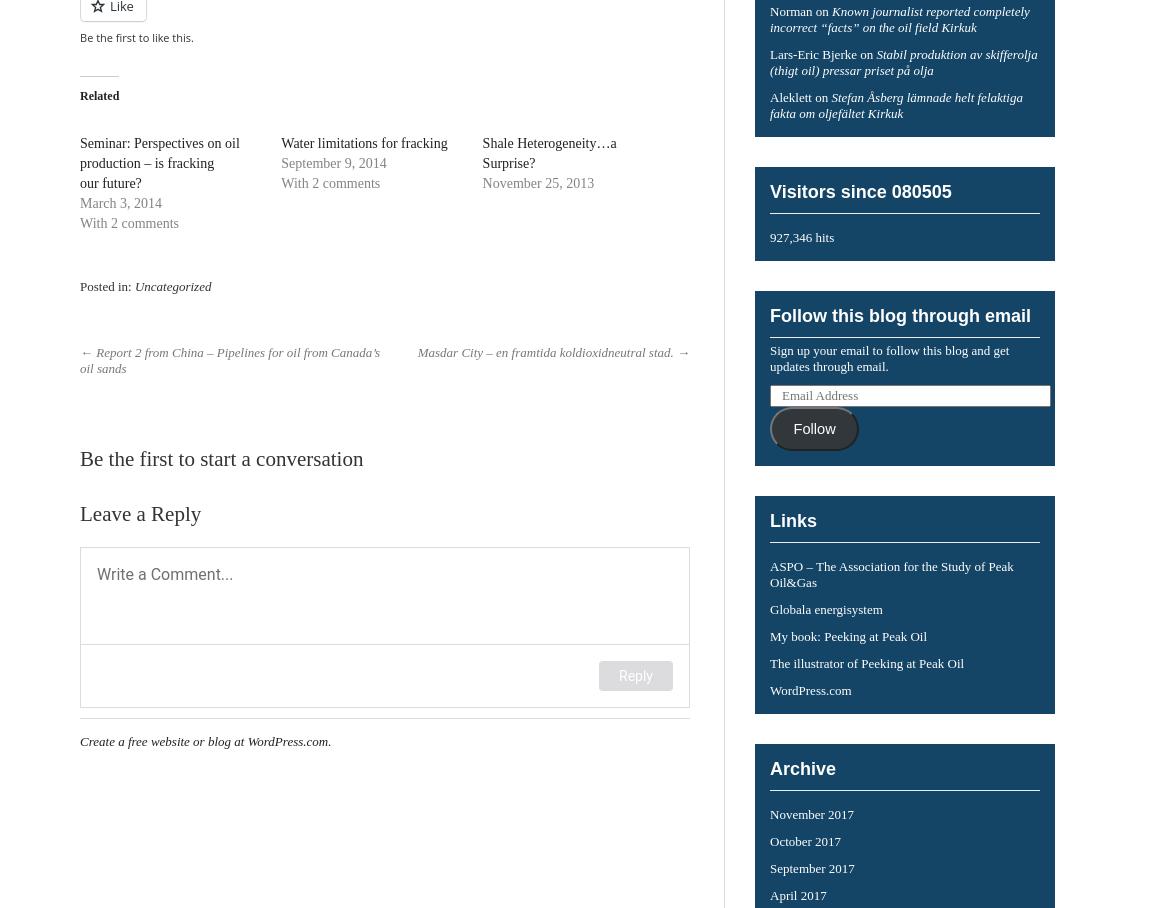 The image size is (1150, 908). What do you see at coordinates (769, 634) in the screenshot?
I see `'My book: Peeking at Peak Oil'` at bounding box center [769, 634].